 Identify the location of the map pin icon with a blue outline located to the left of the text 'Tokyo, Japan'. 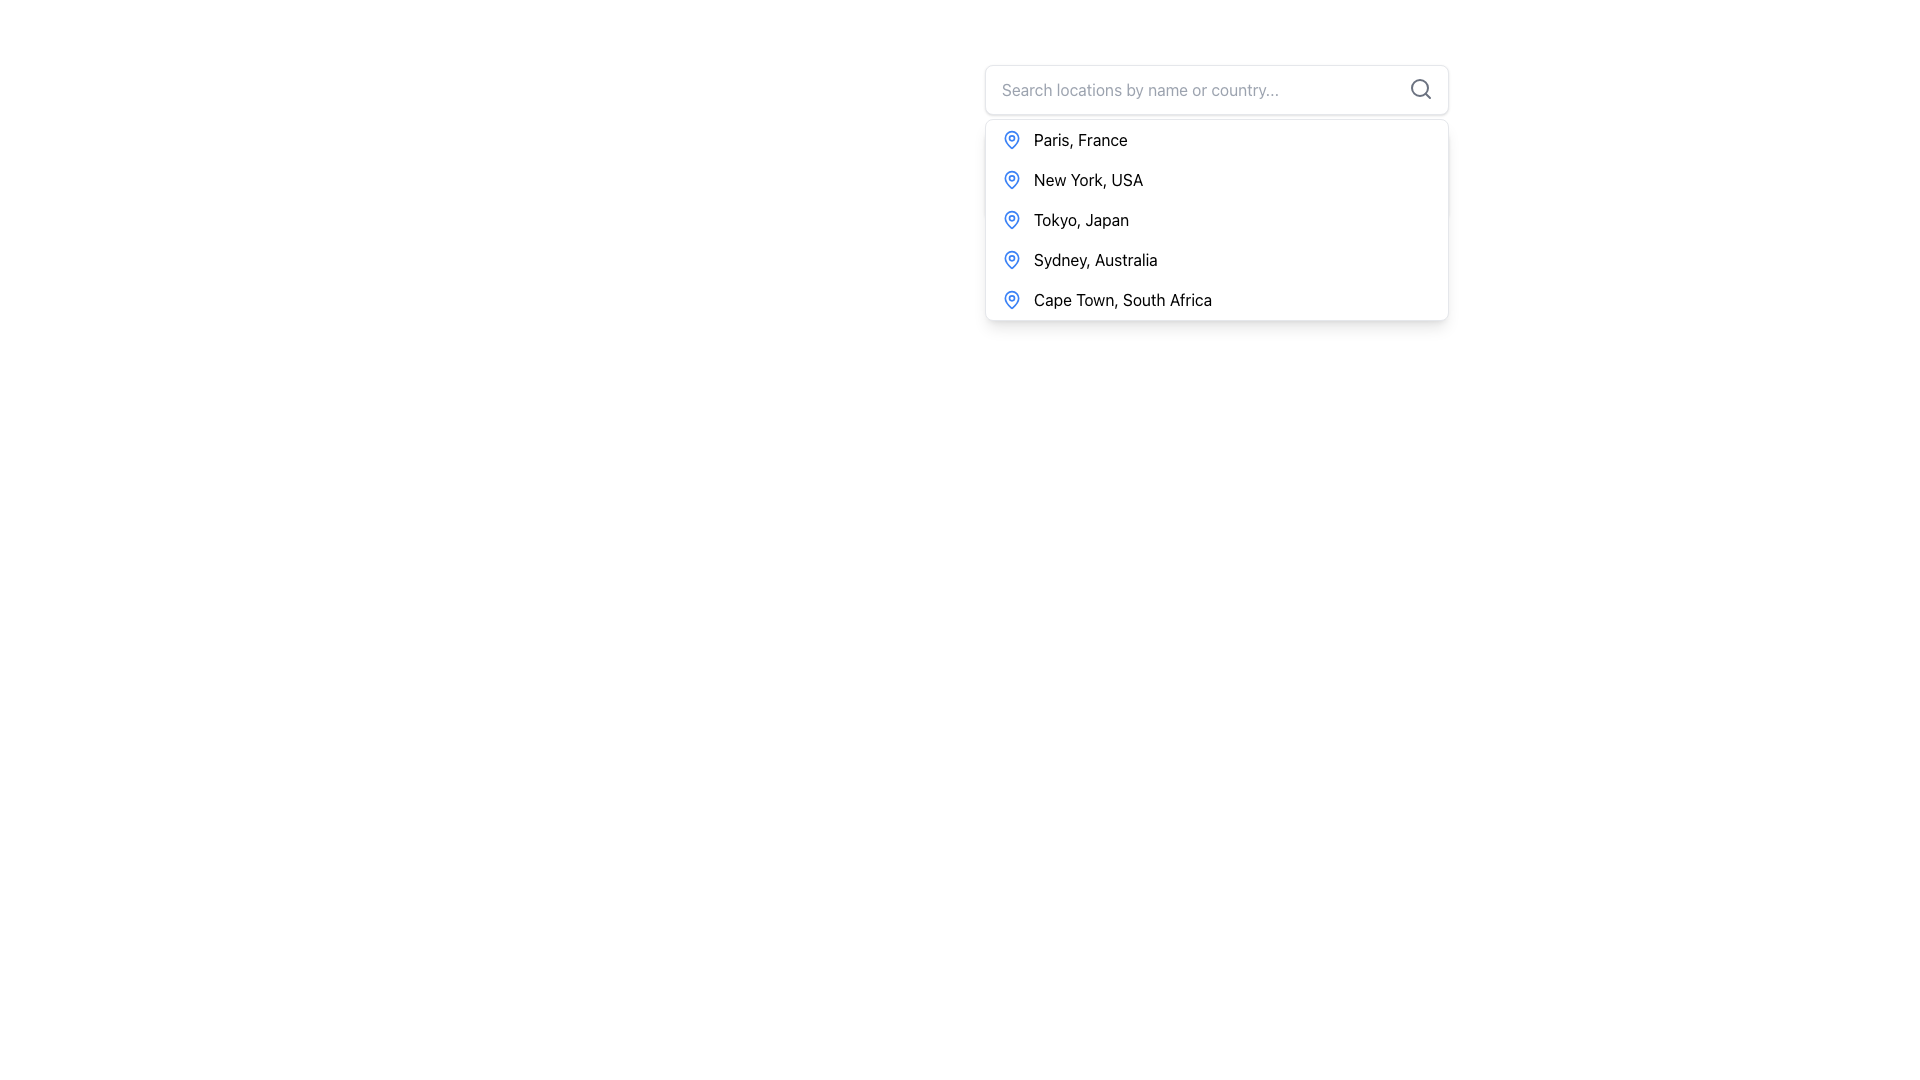
(1012, 219).